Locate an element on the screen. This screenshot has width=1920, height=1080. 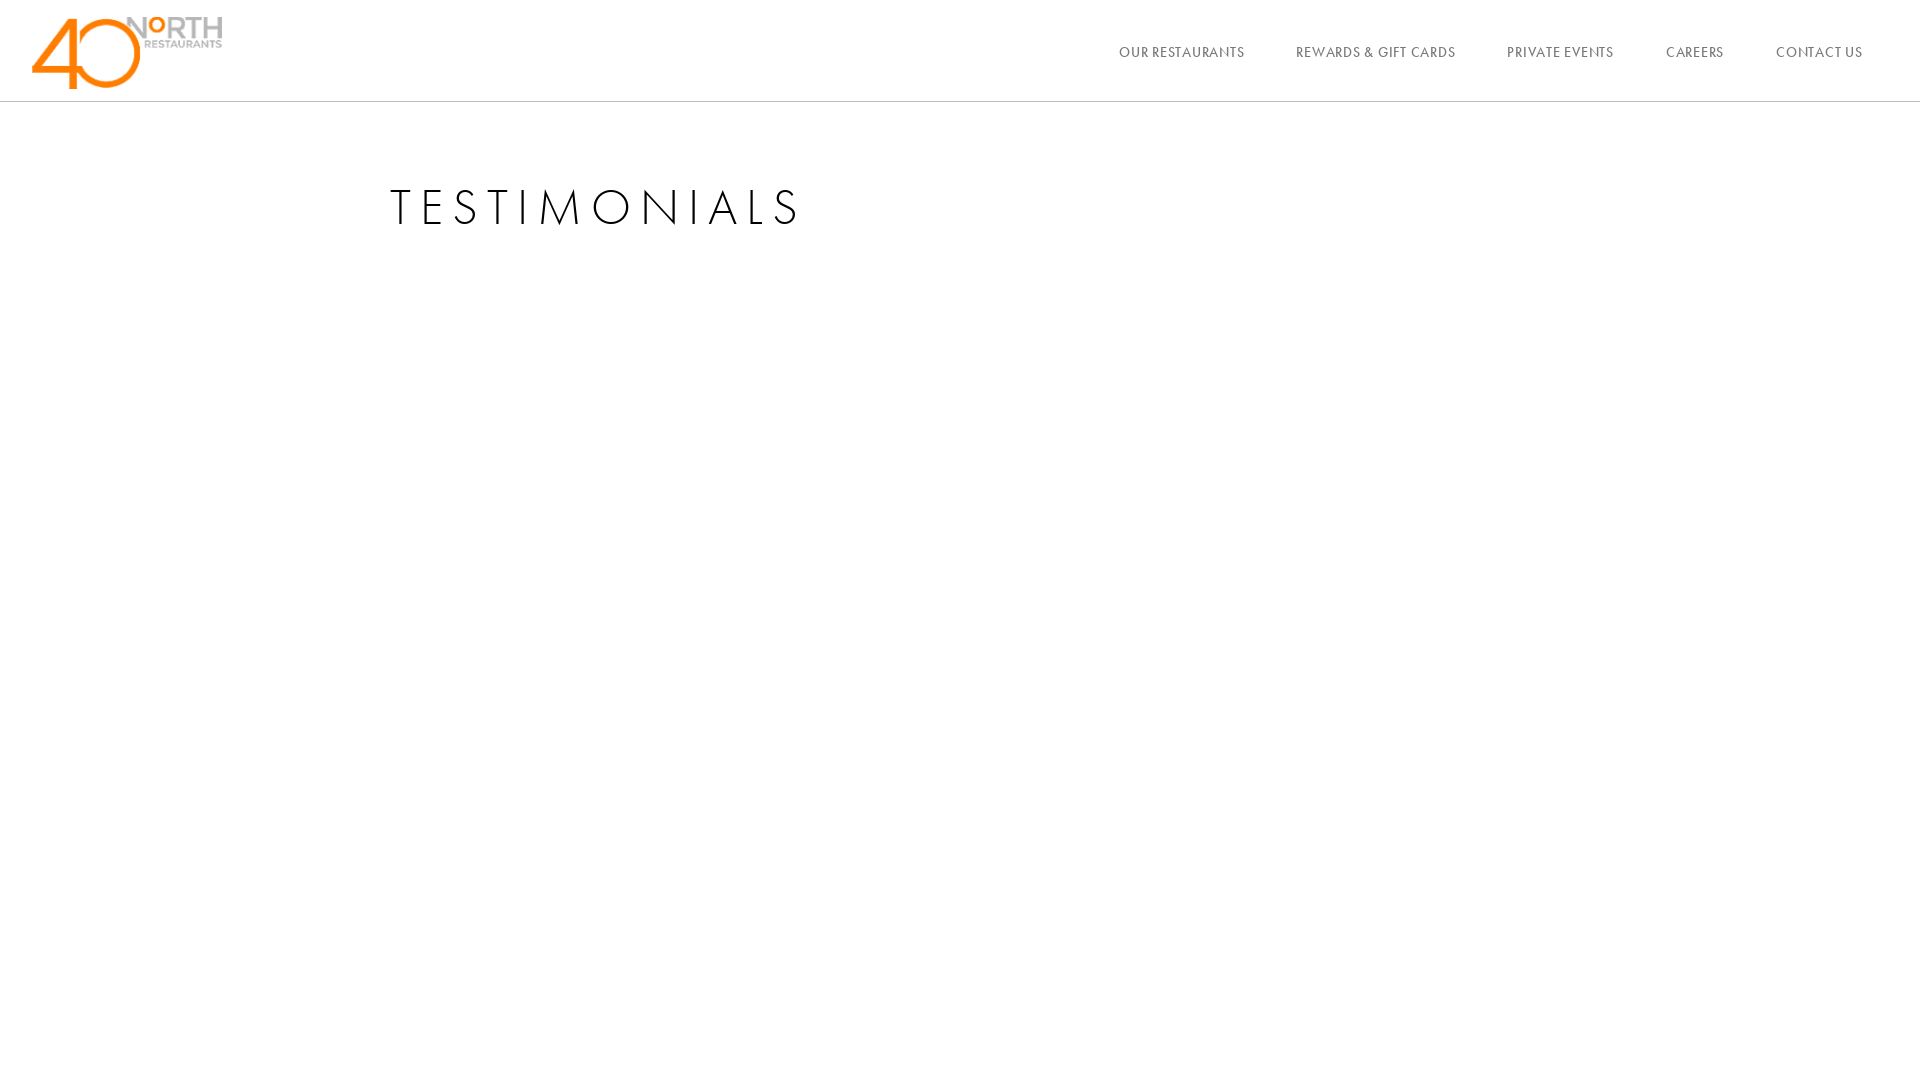
'CAREERS' is located at coordinates (1640, 50).